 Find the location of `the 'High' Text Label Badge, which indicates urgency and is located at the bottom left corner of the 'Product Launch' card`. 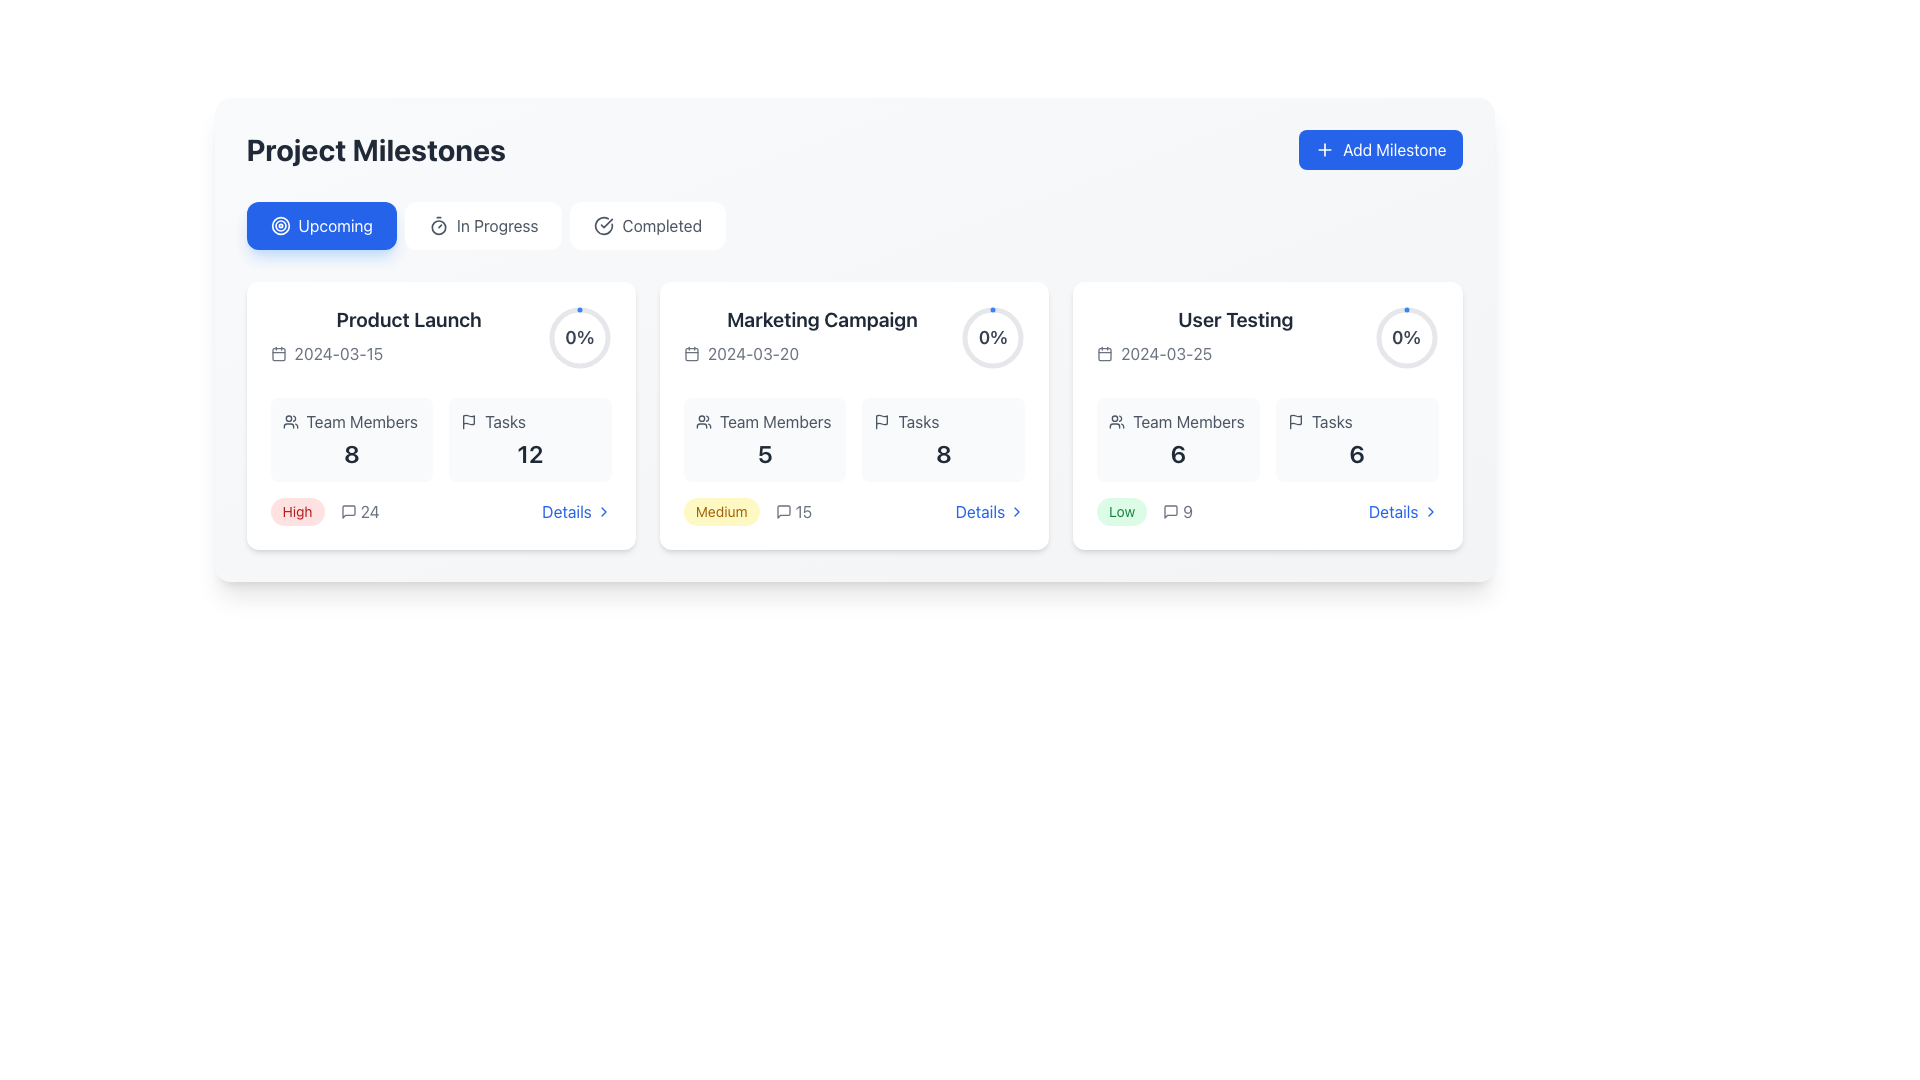

the 'High' Text Label Badge, which indicates urgency and is located at the bottom left corner of the 'Product Launch' card is located at coordinates (296, 511).